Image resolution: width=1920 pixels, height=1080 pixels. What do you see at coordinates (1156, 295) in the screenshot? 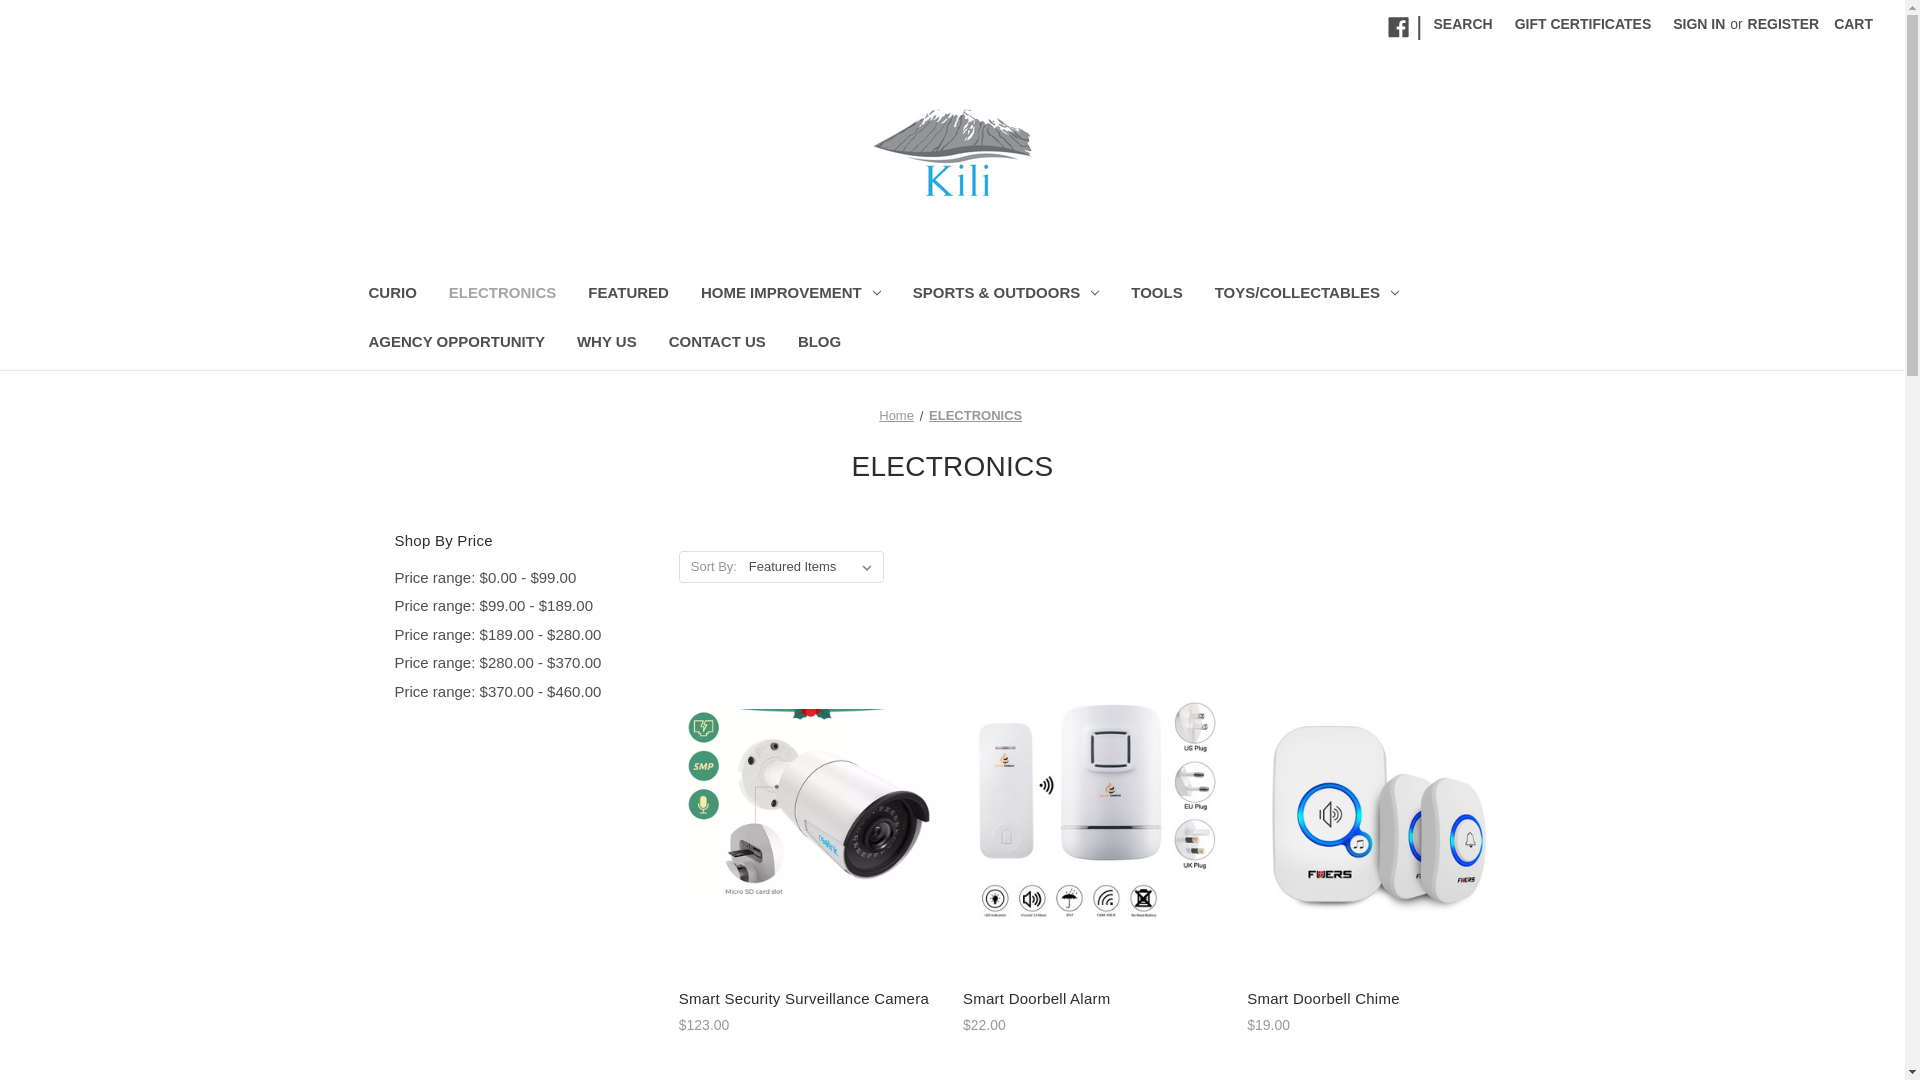
I see `'TOOLS'` at bounding box center [1156, 295].